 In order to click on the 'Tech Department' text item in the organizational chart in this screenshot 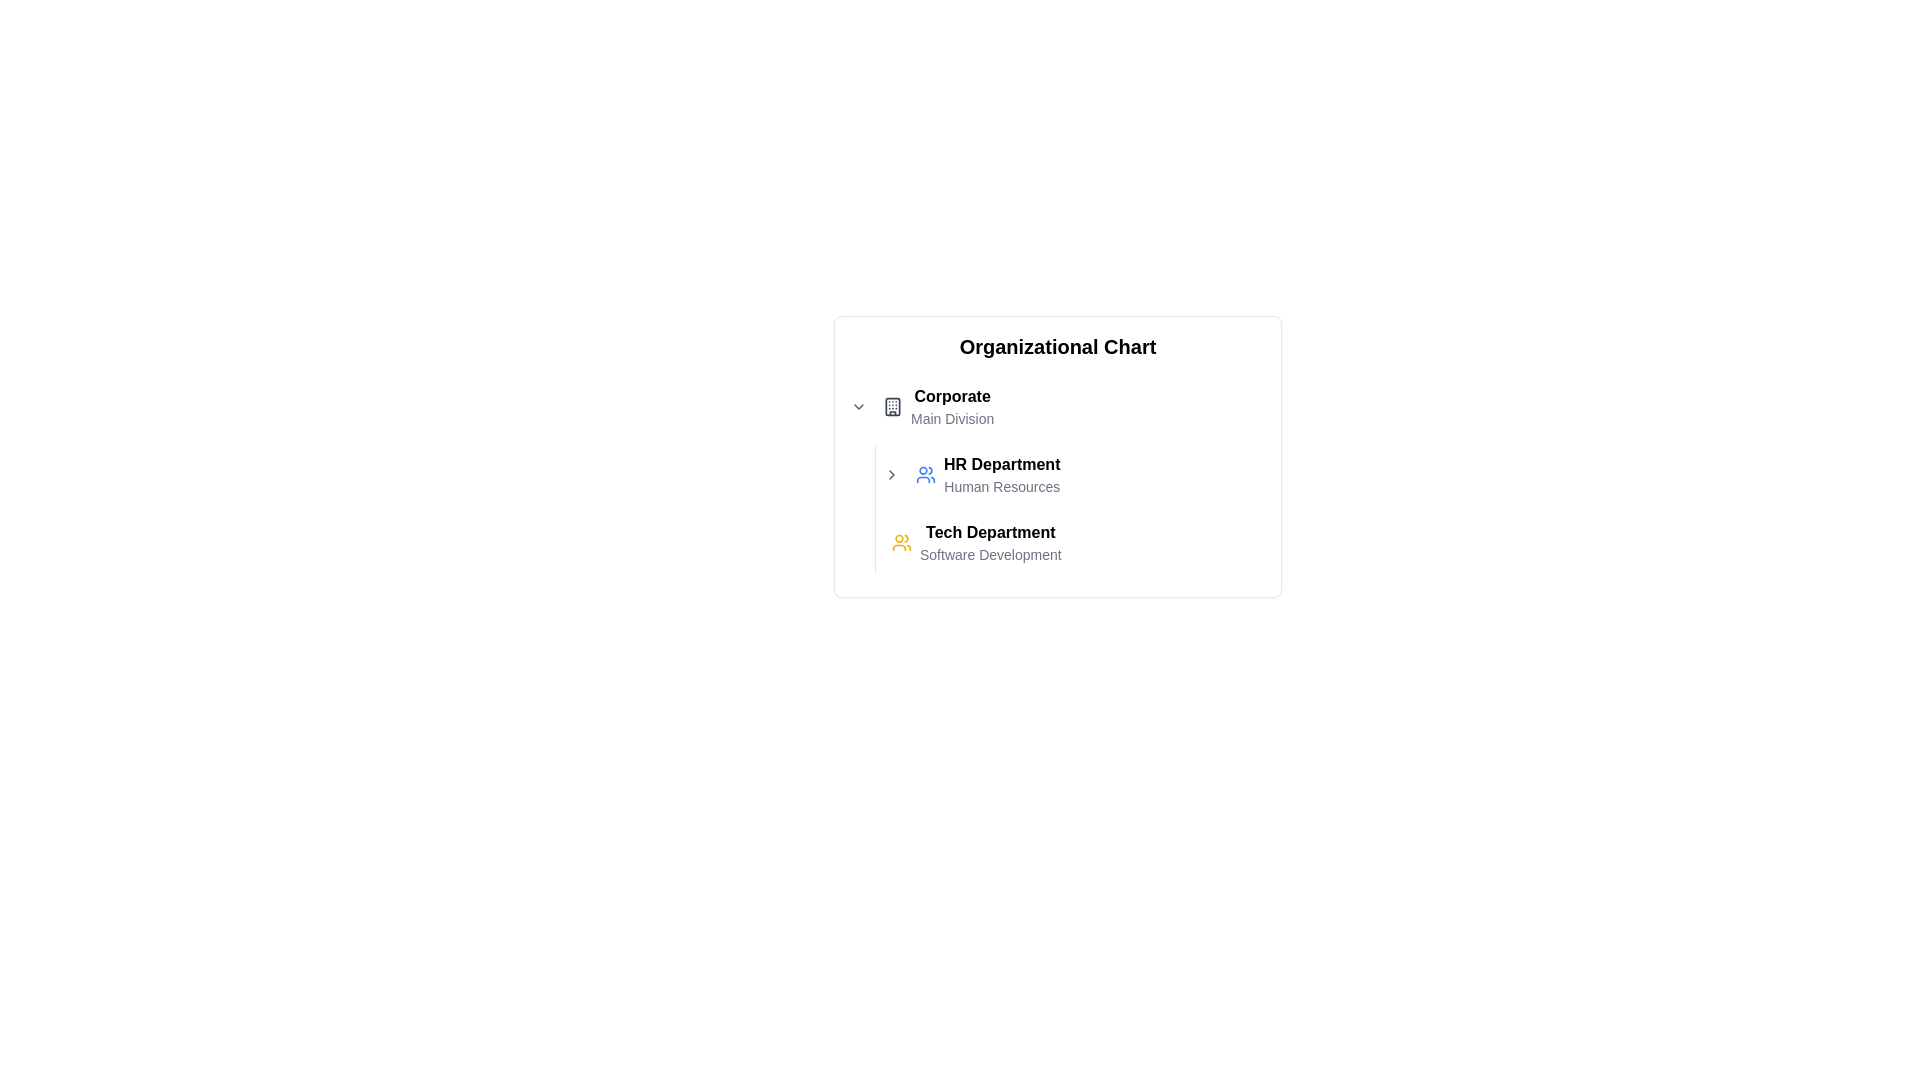, I will do `click(976, 543)`.